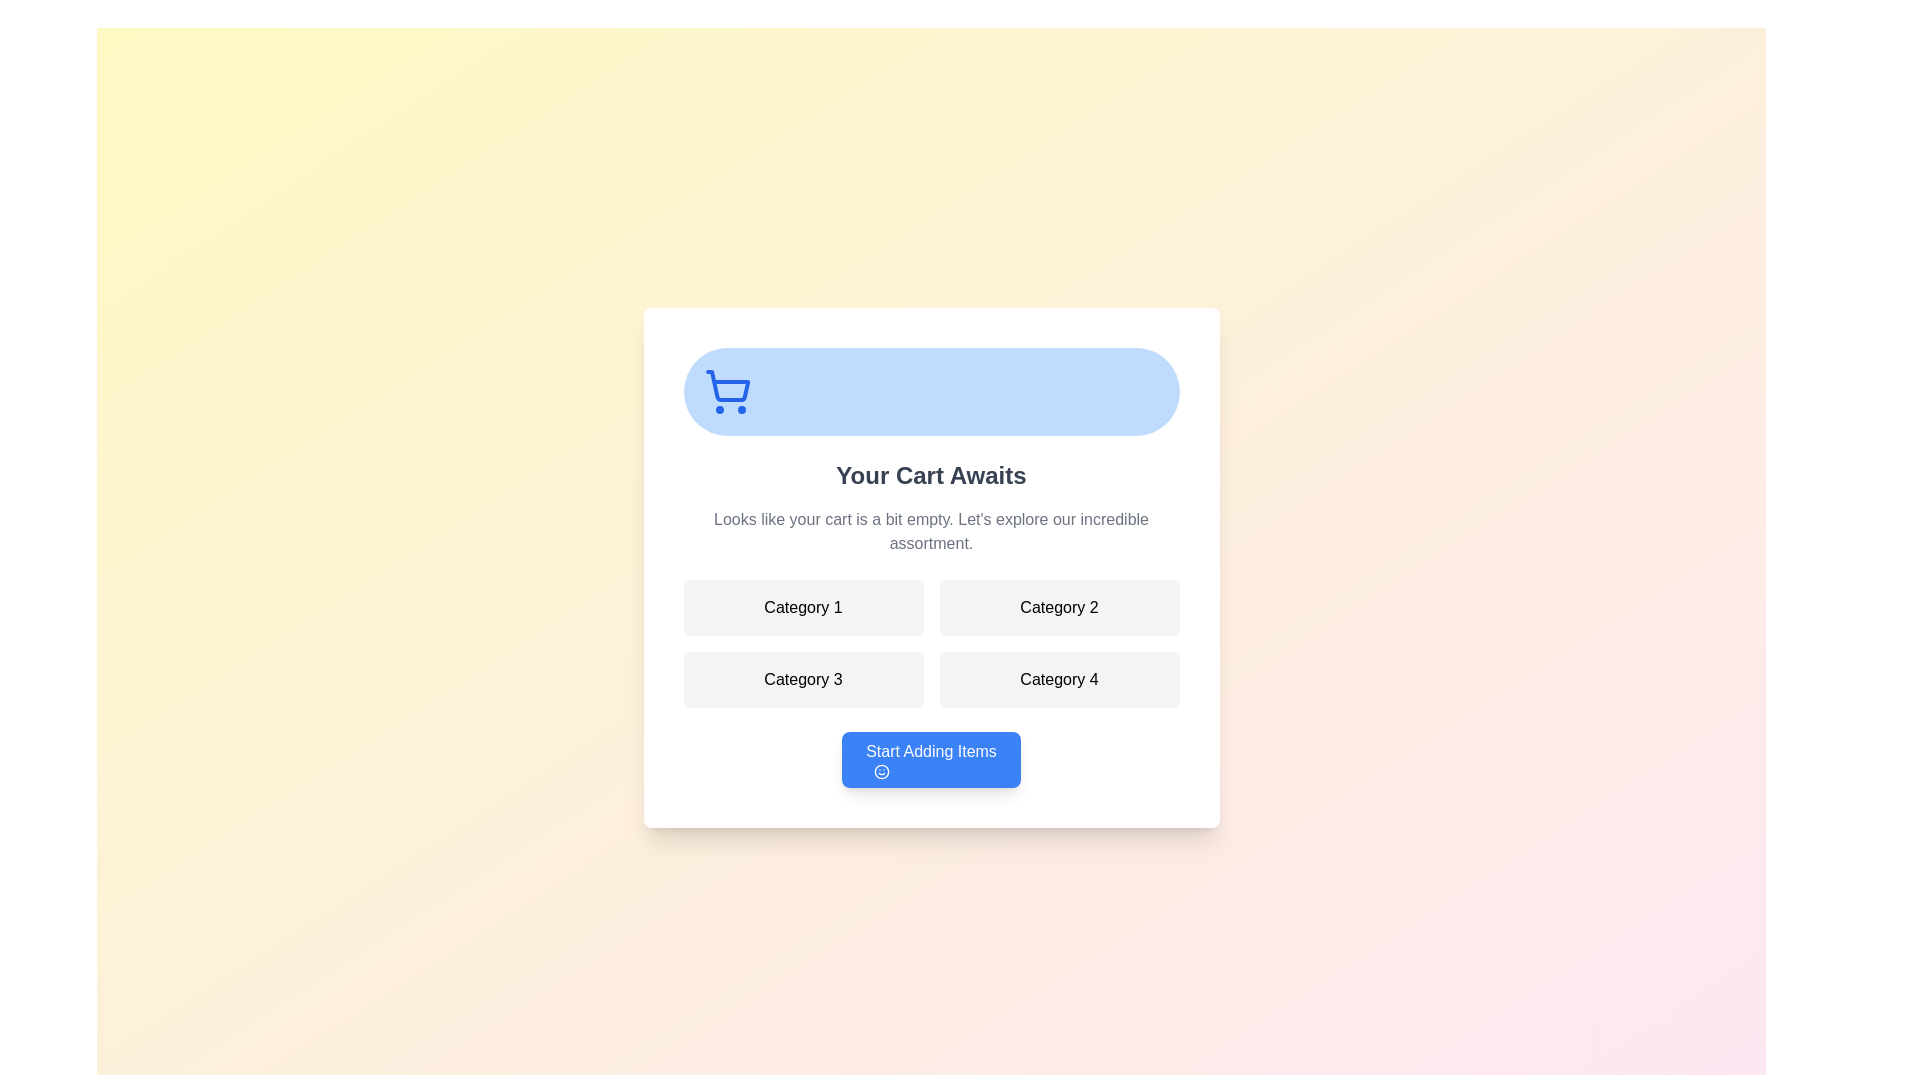 The image size is (1920, 1080). Describe the element at coordinates (930, 475) in the screenshot. I see `the Static Text Header that indicates the purpose or status of the user's cart, which is located centrally beneath a shopping cart icon and above descriptive text` at that location.